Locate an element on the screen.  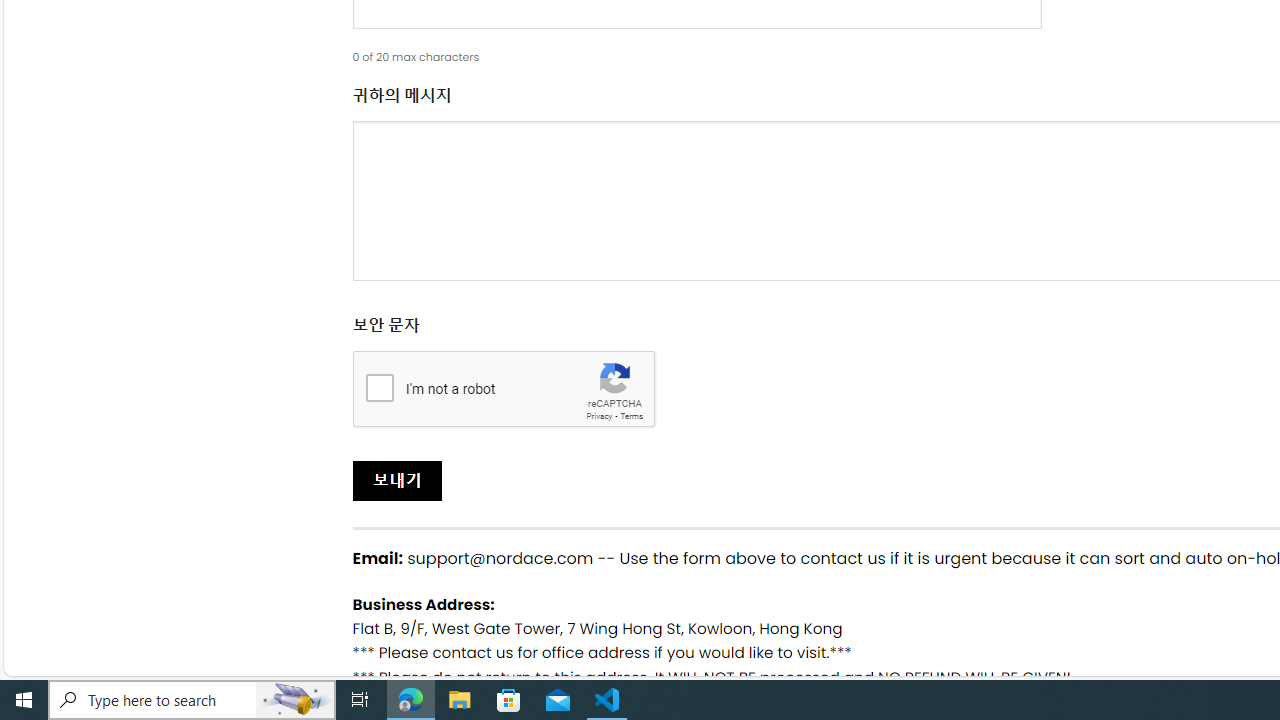
'Terms' is located at coordinates (630, 415).